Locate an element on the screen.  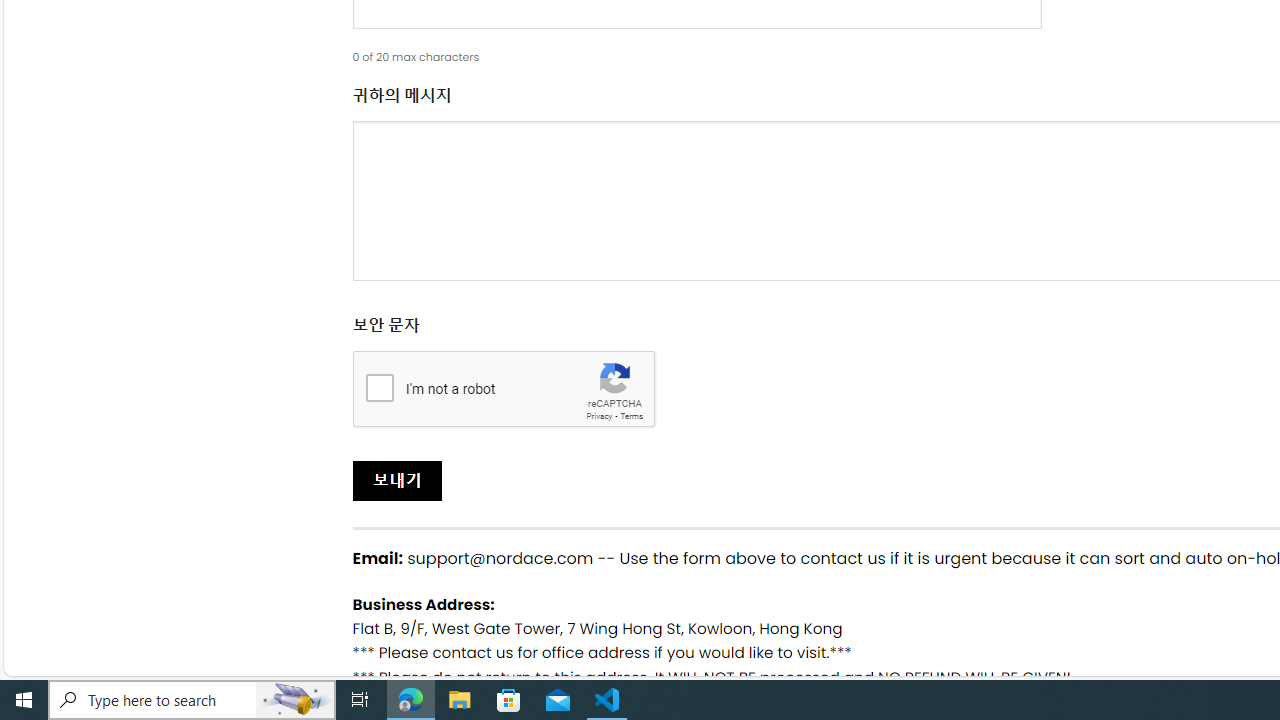
'Terms' is located at coordinates (630, 415).